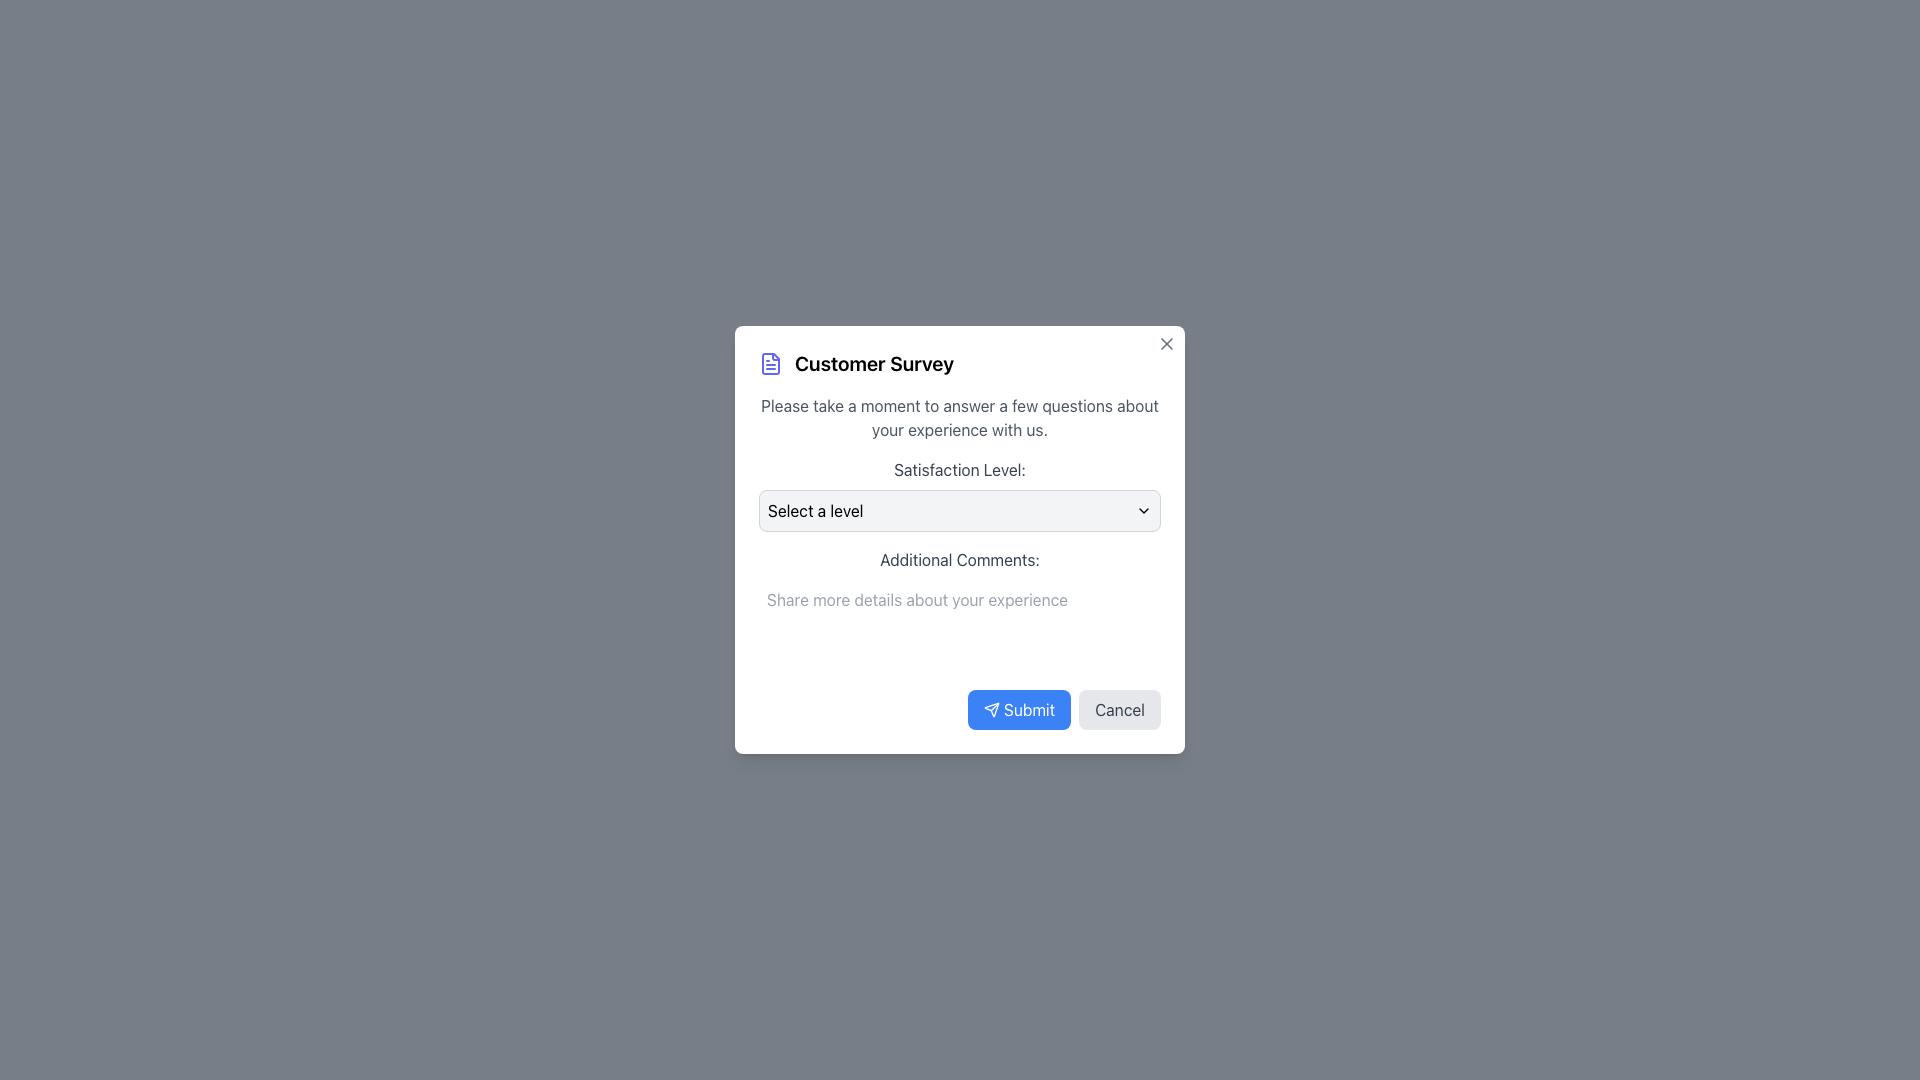 The width and height of the screenshot is (1920, 1080). Describe the element at coordinates (1143, 509) in the screenshot. I see `the downward chevron icon located to the right of the 'Select a level' text box, which indicates the presence of a dropdown menu or expandable list` at that location.